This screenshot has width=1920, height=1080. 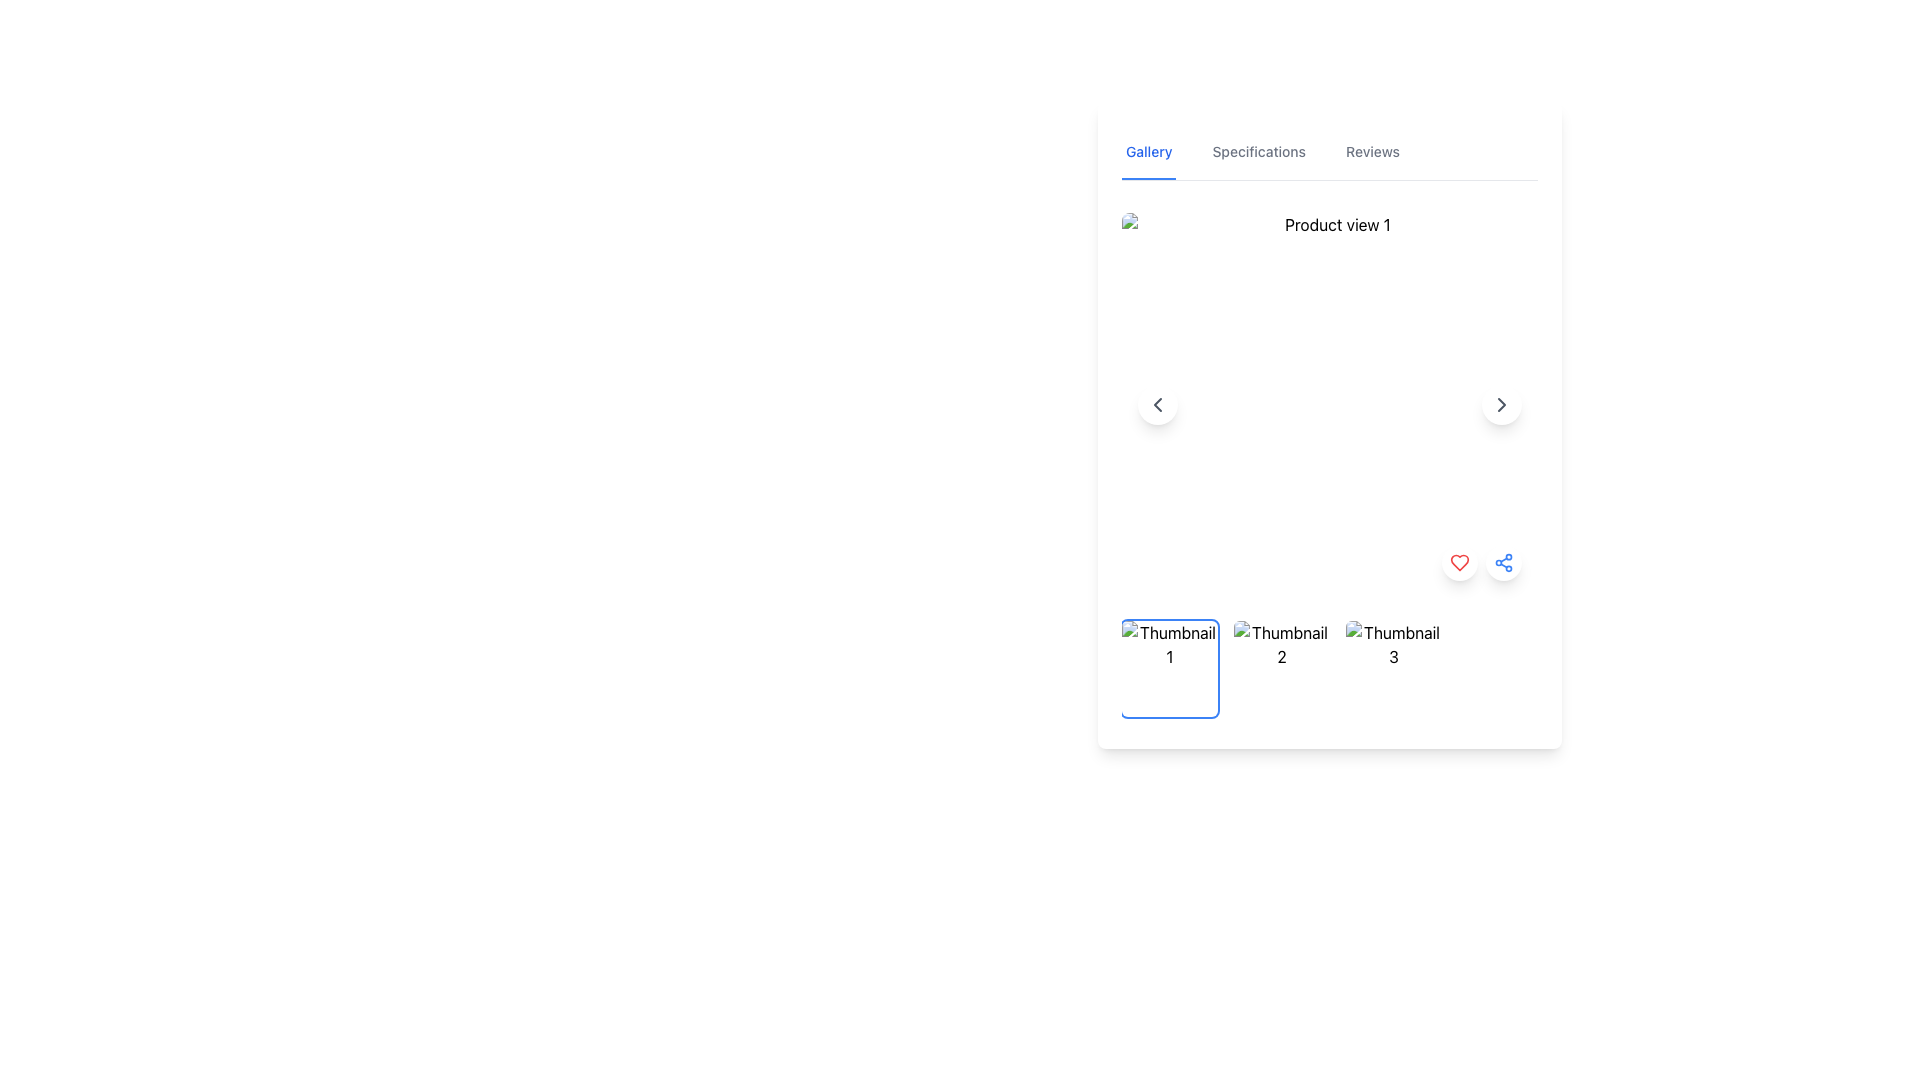 I want to click on the navigation button located at the top-right corner of the gallery or carousel layout, so click(x=1502, y=405).